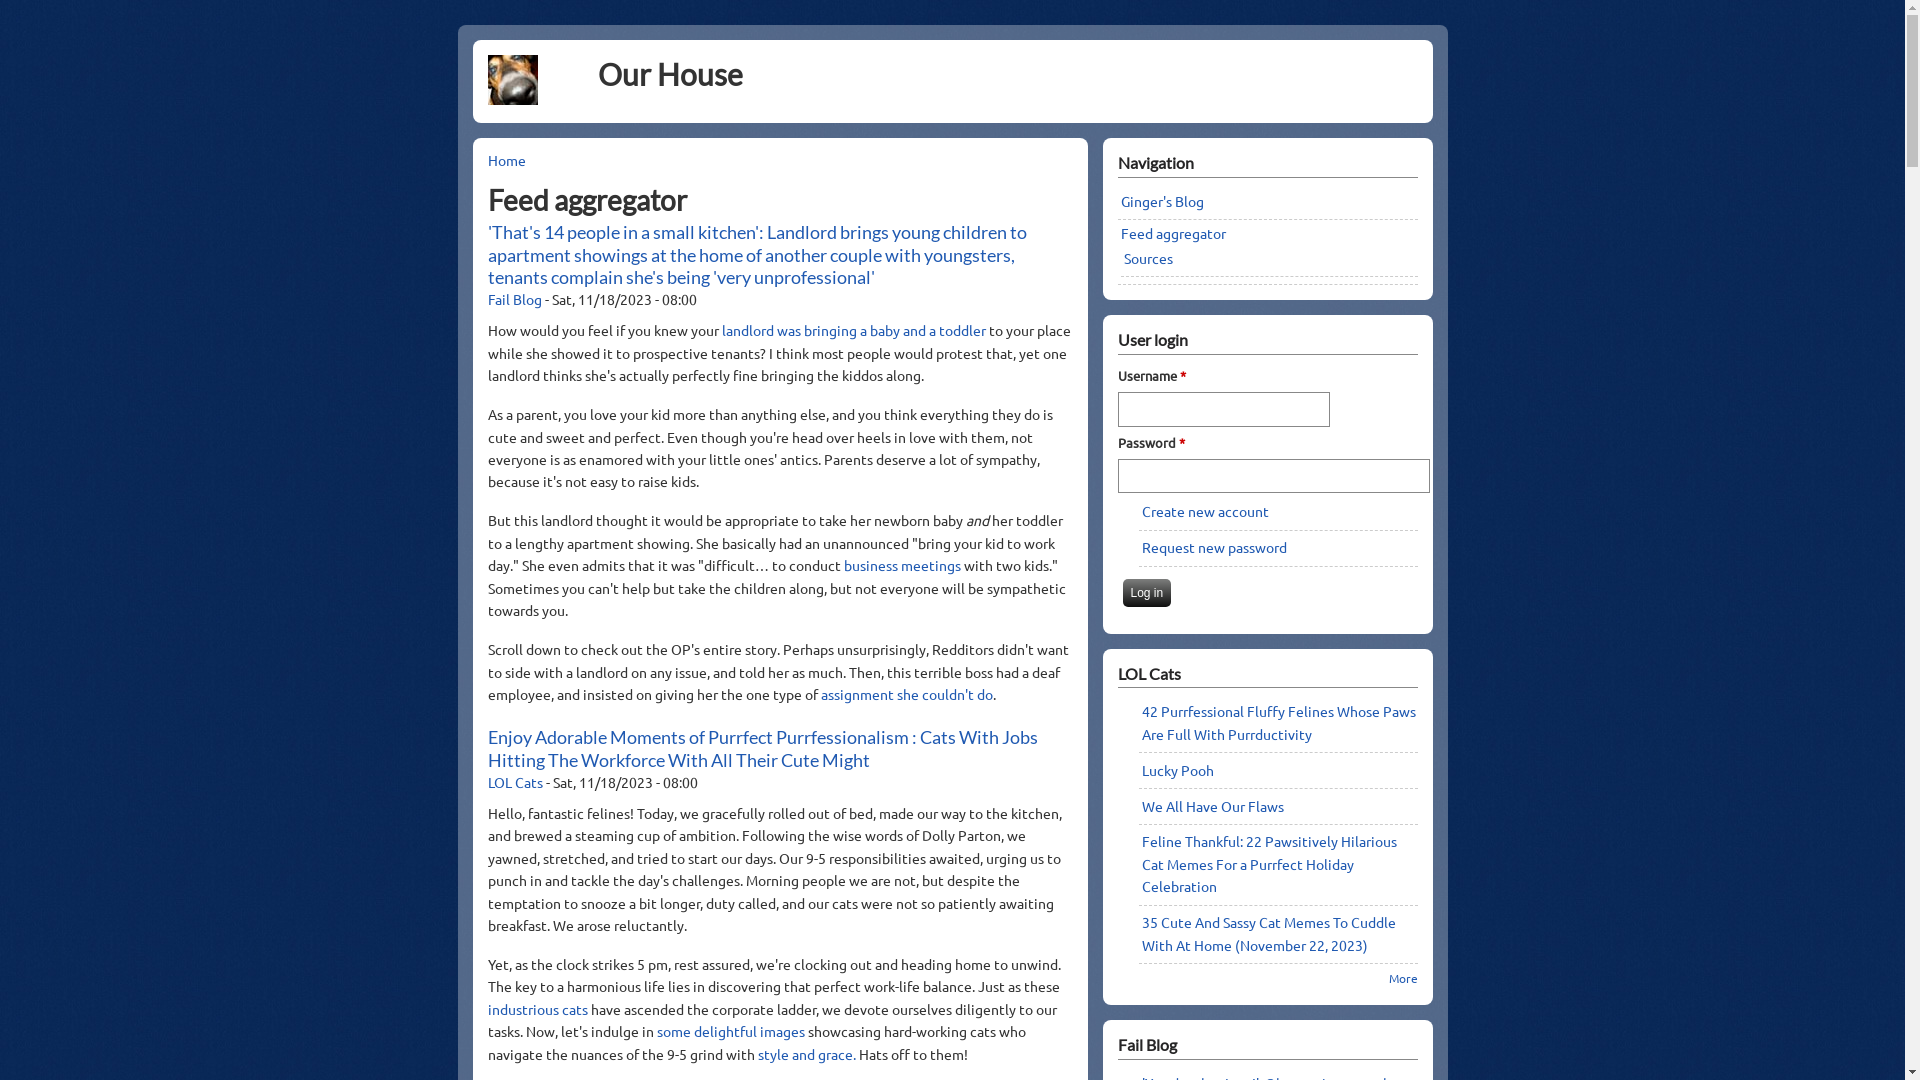 This screenshot has width=1920, height=1080. I want to click on 'Fail Blog', so click(514, 299).